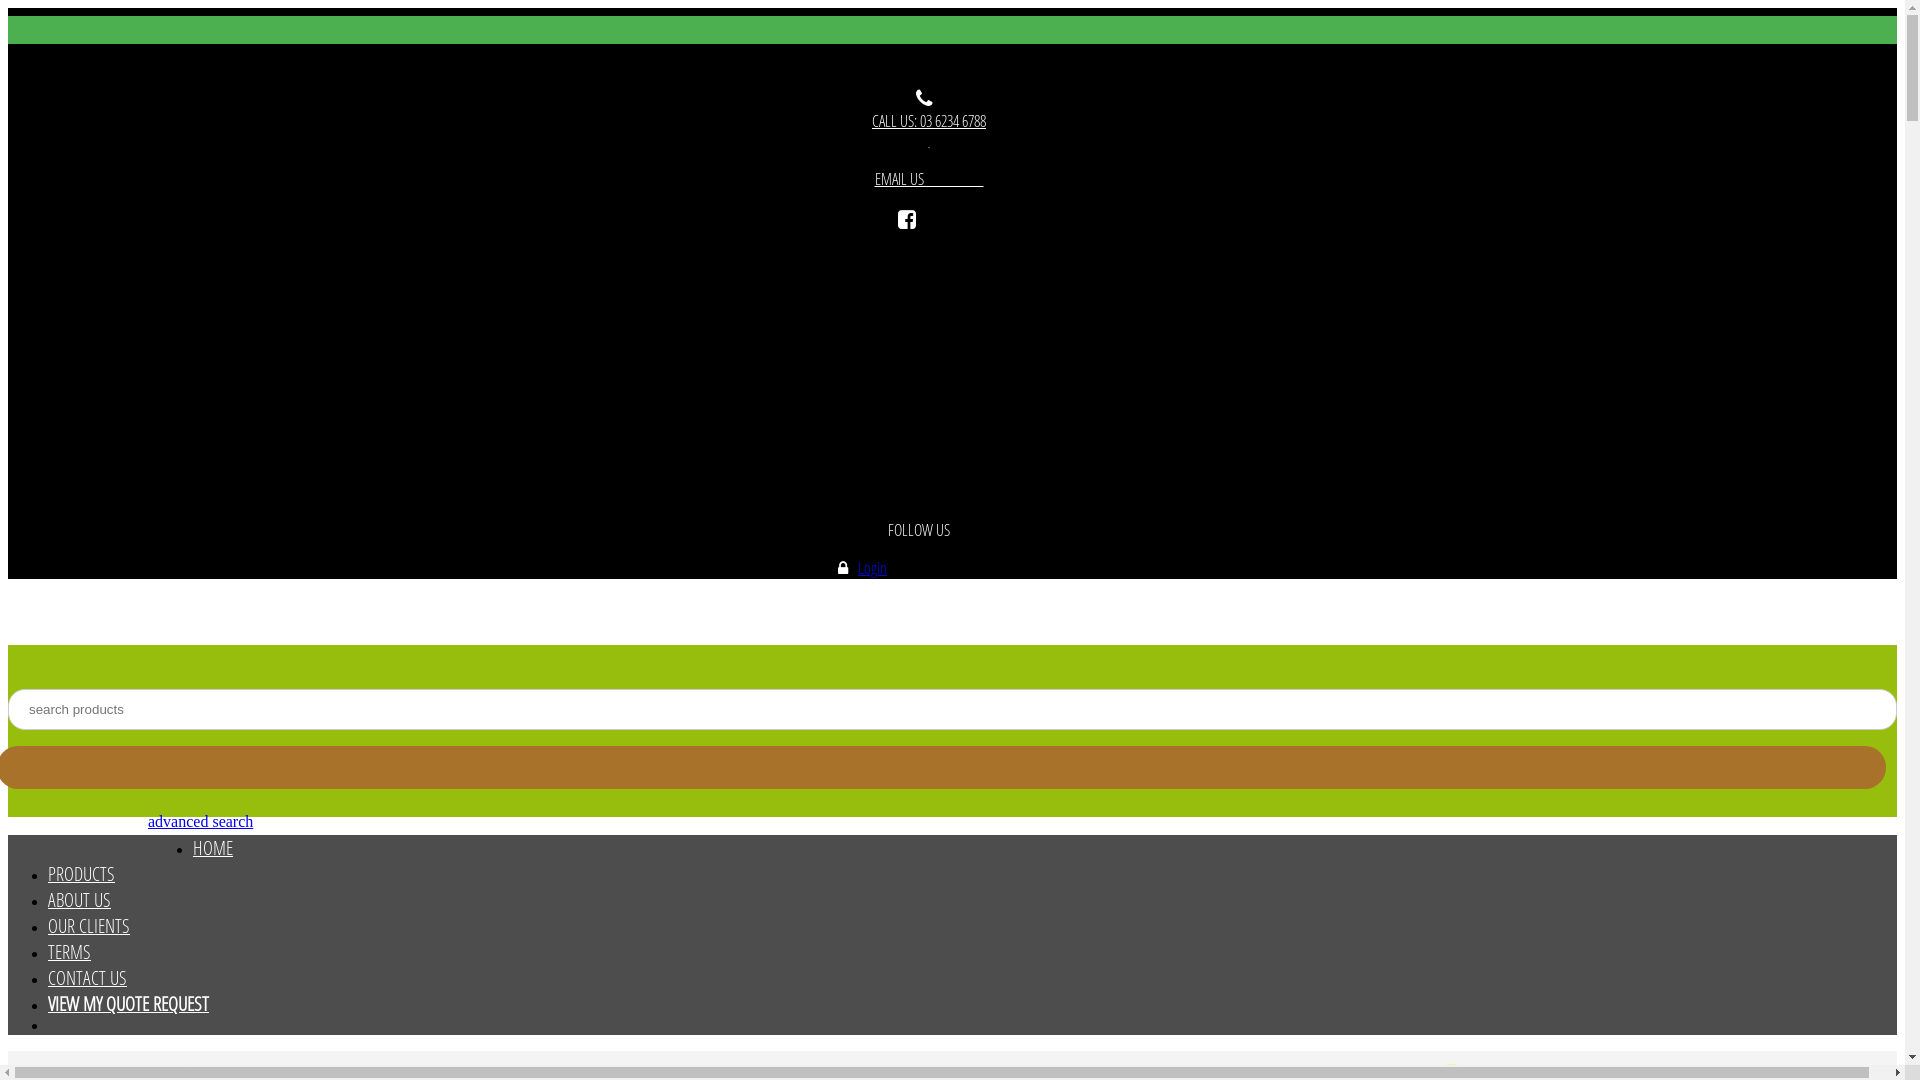 Image resolution: width=1920 pixels, height=1080 pixels. I want to click on 'CALL US: 03 6234 6788', so click(928, 120).